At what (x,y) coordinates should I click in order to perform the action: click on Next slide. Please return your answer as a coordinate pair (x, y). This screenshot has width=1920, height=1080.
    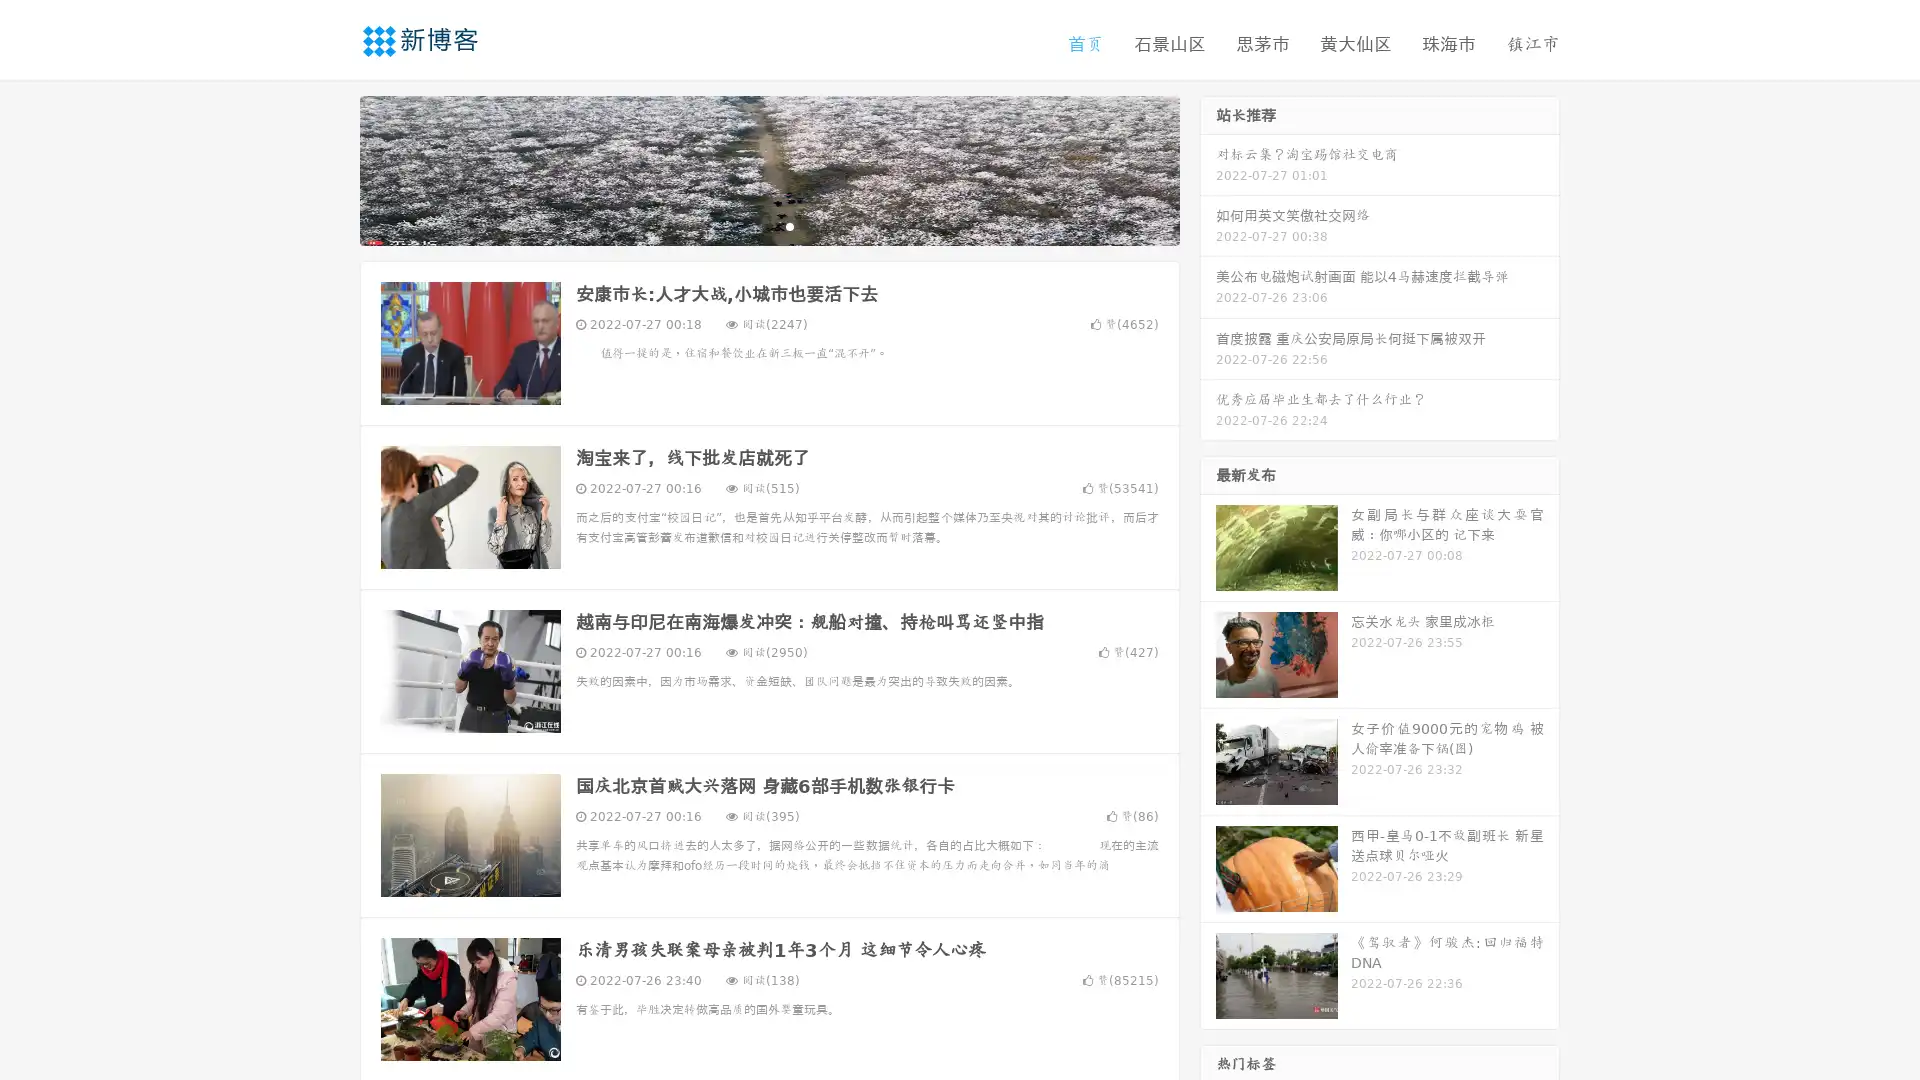
    Looking at the image, I should click on (1208, 168).